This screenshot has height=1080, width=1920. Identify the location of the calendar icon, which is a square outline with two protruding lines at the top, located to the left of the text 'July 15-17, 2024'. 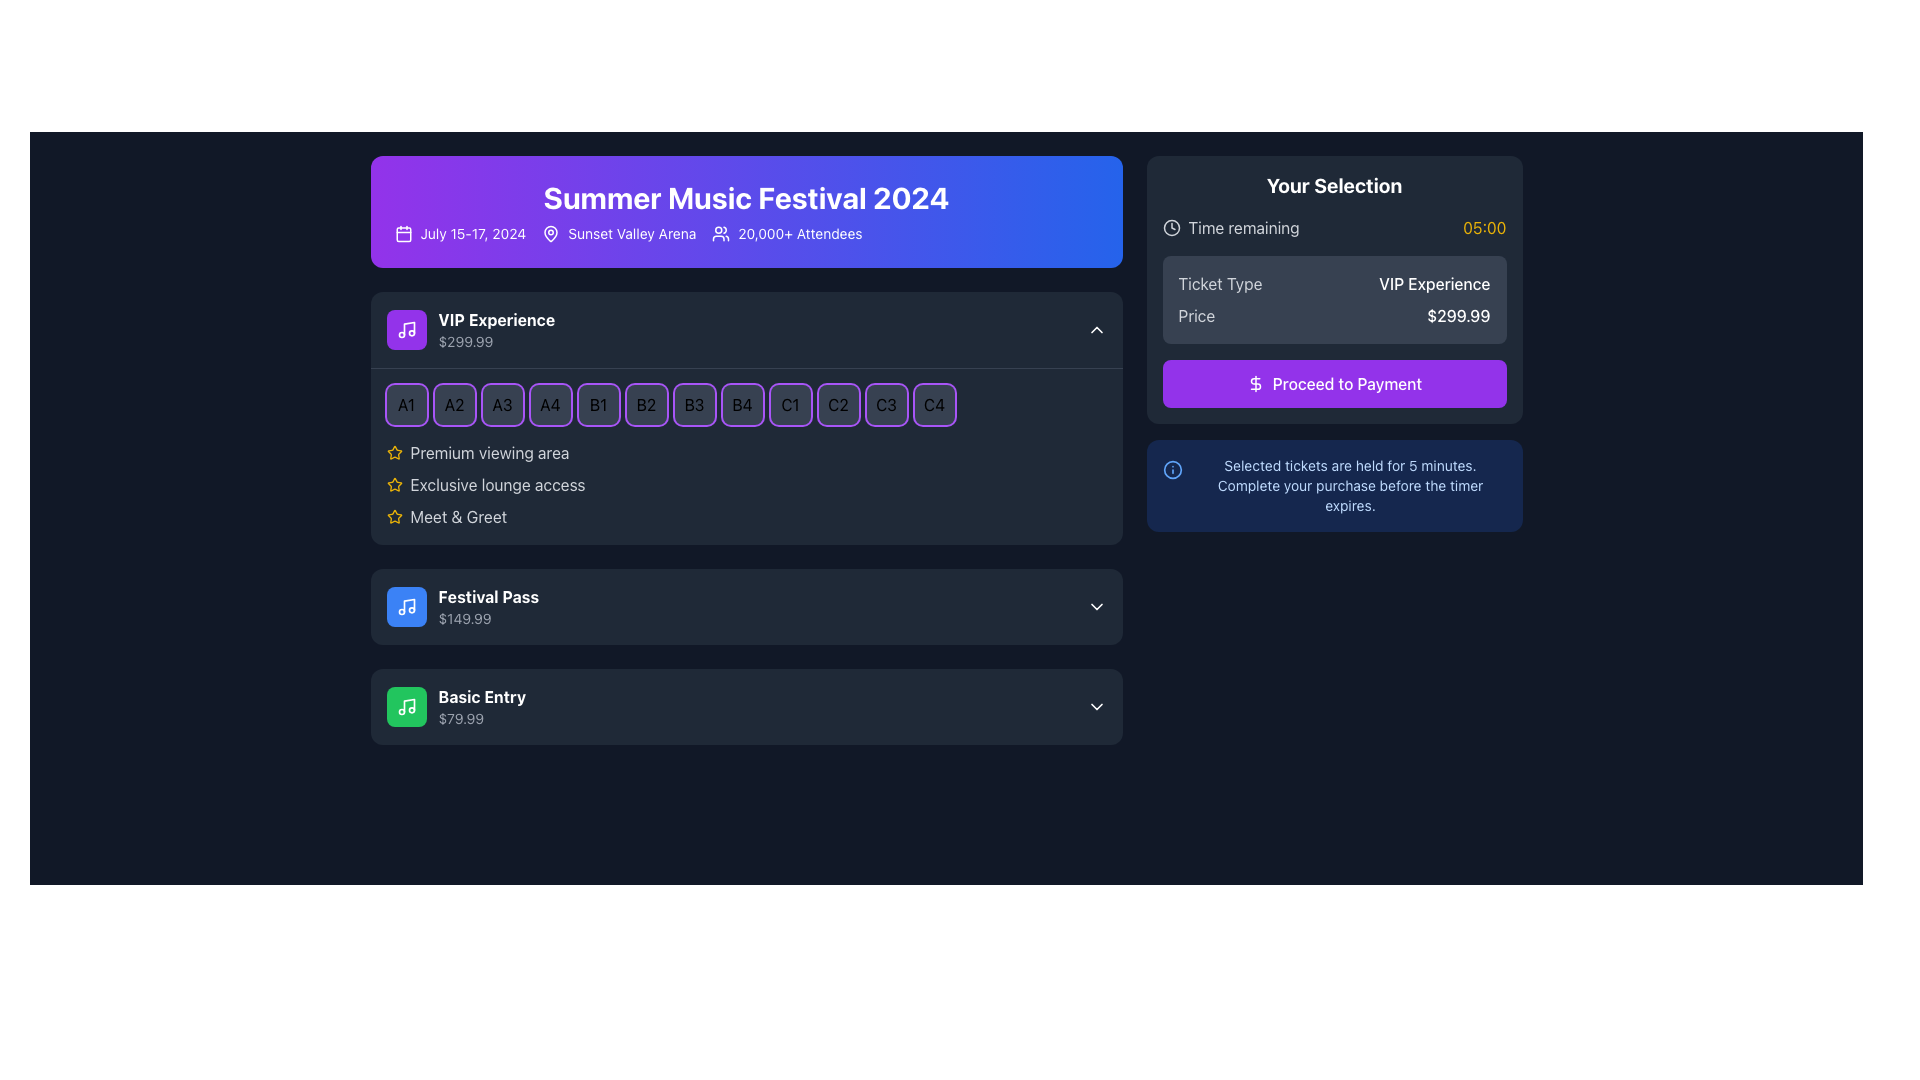
(402, 233).